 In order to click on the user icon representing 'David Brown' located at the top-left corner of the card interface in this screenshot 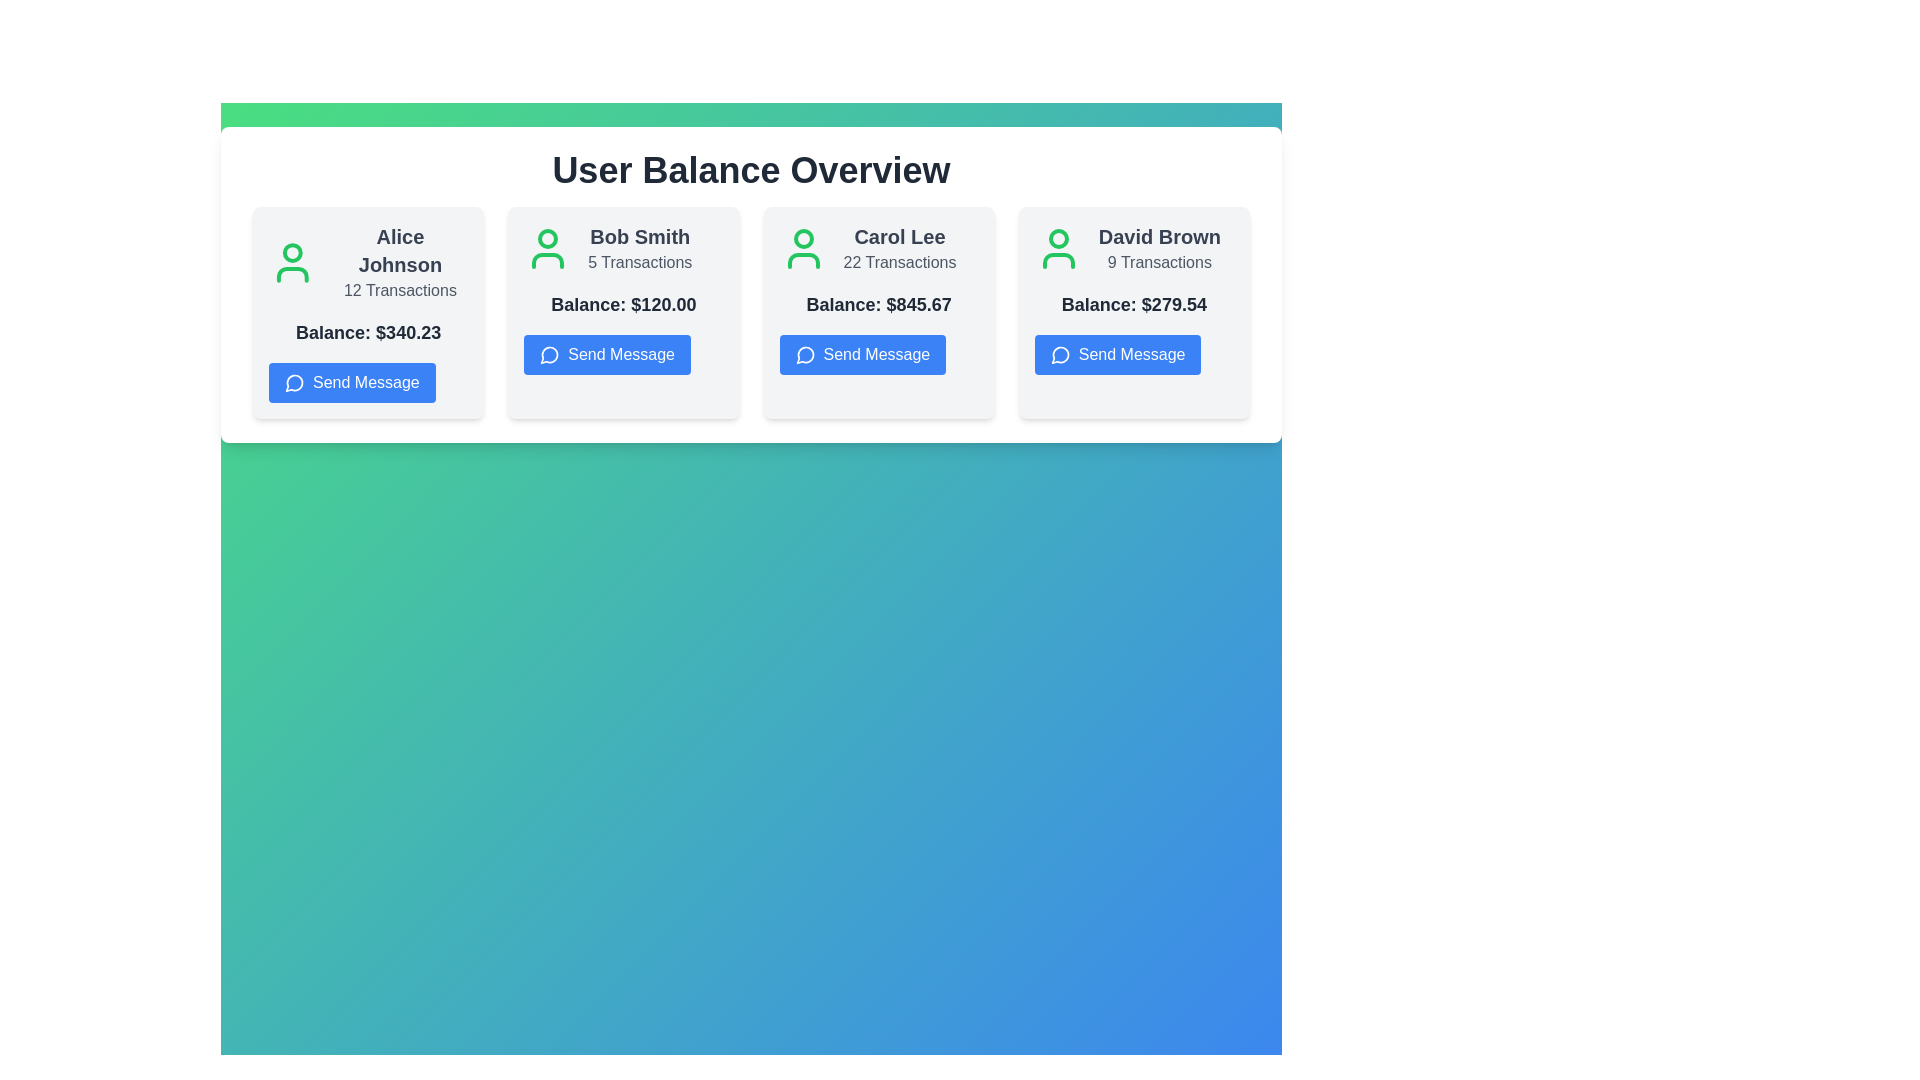, I will do `click(1057, 248)`.